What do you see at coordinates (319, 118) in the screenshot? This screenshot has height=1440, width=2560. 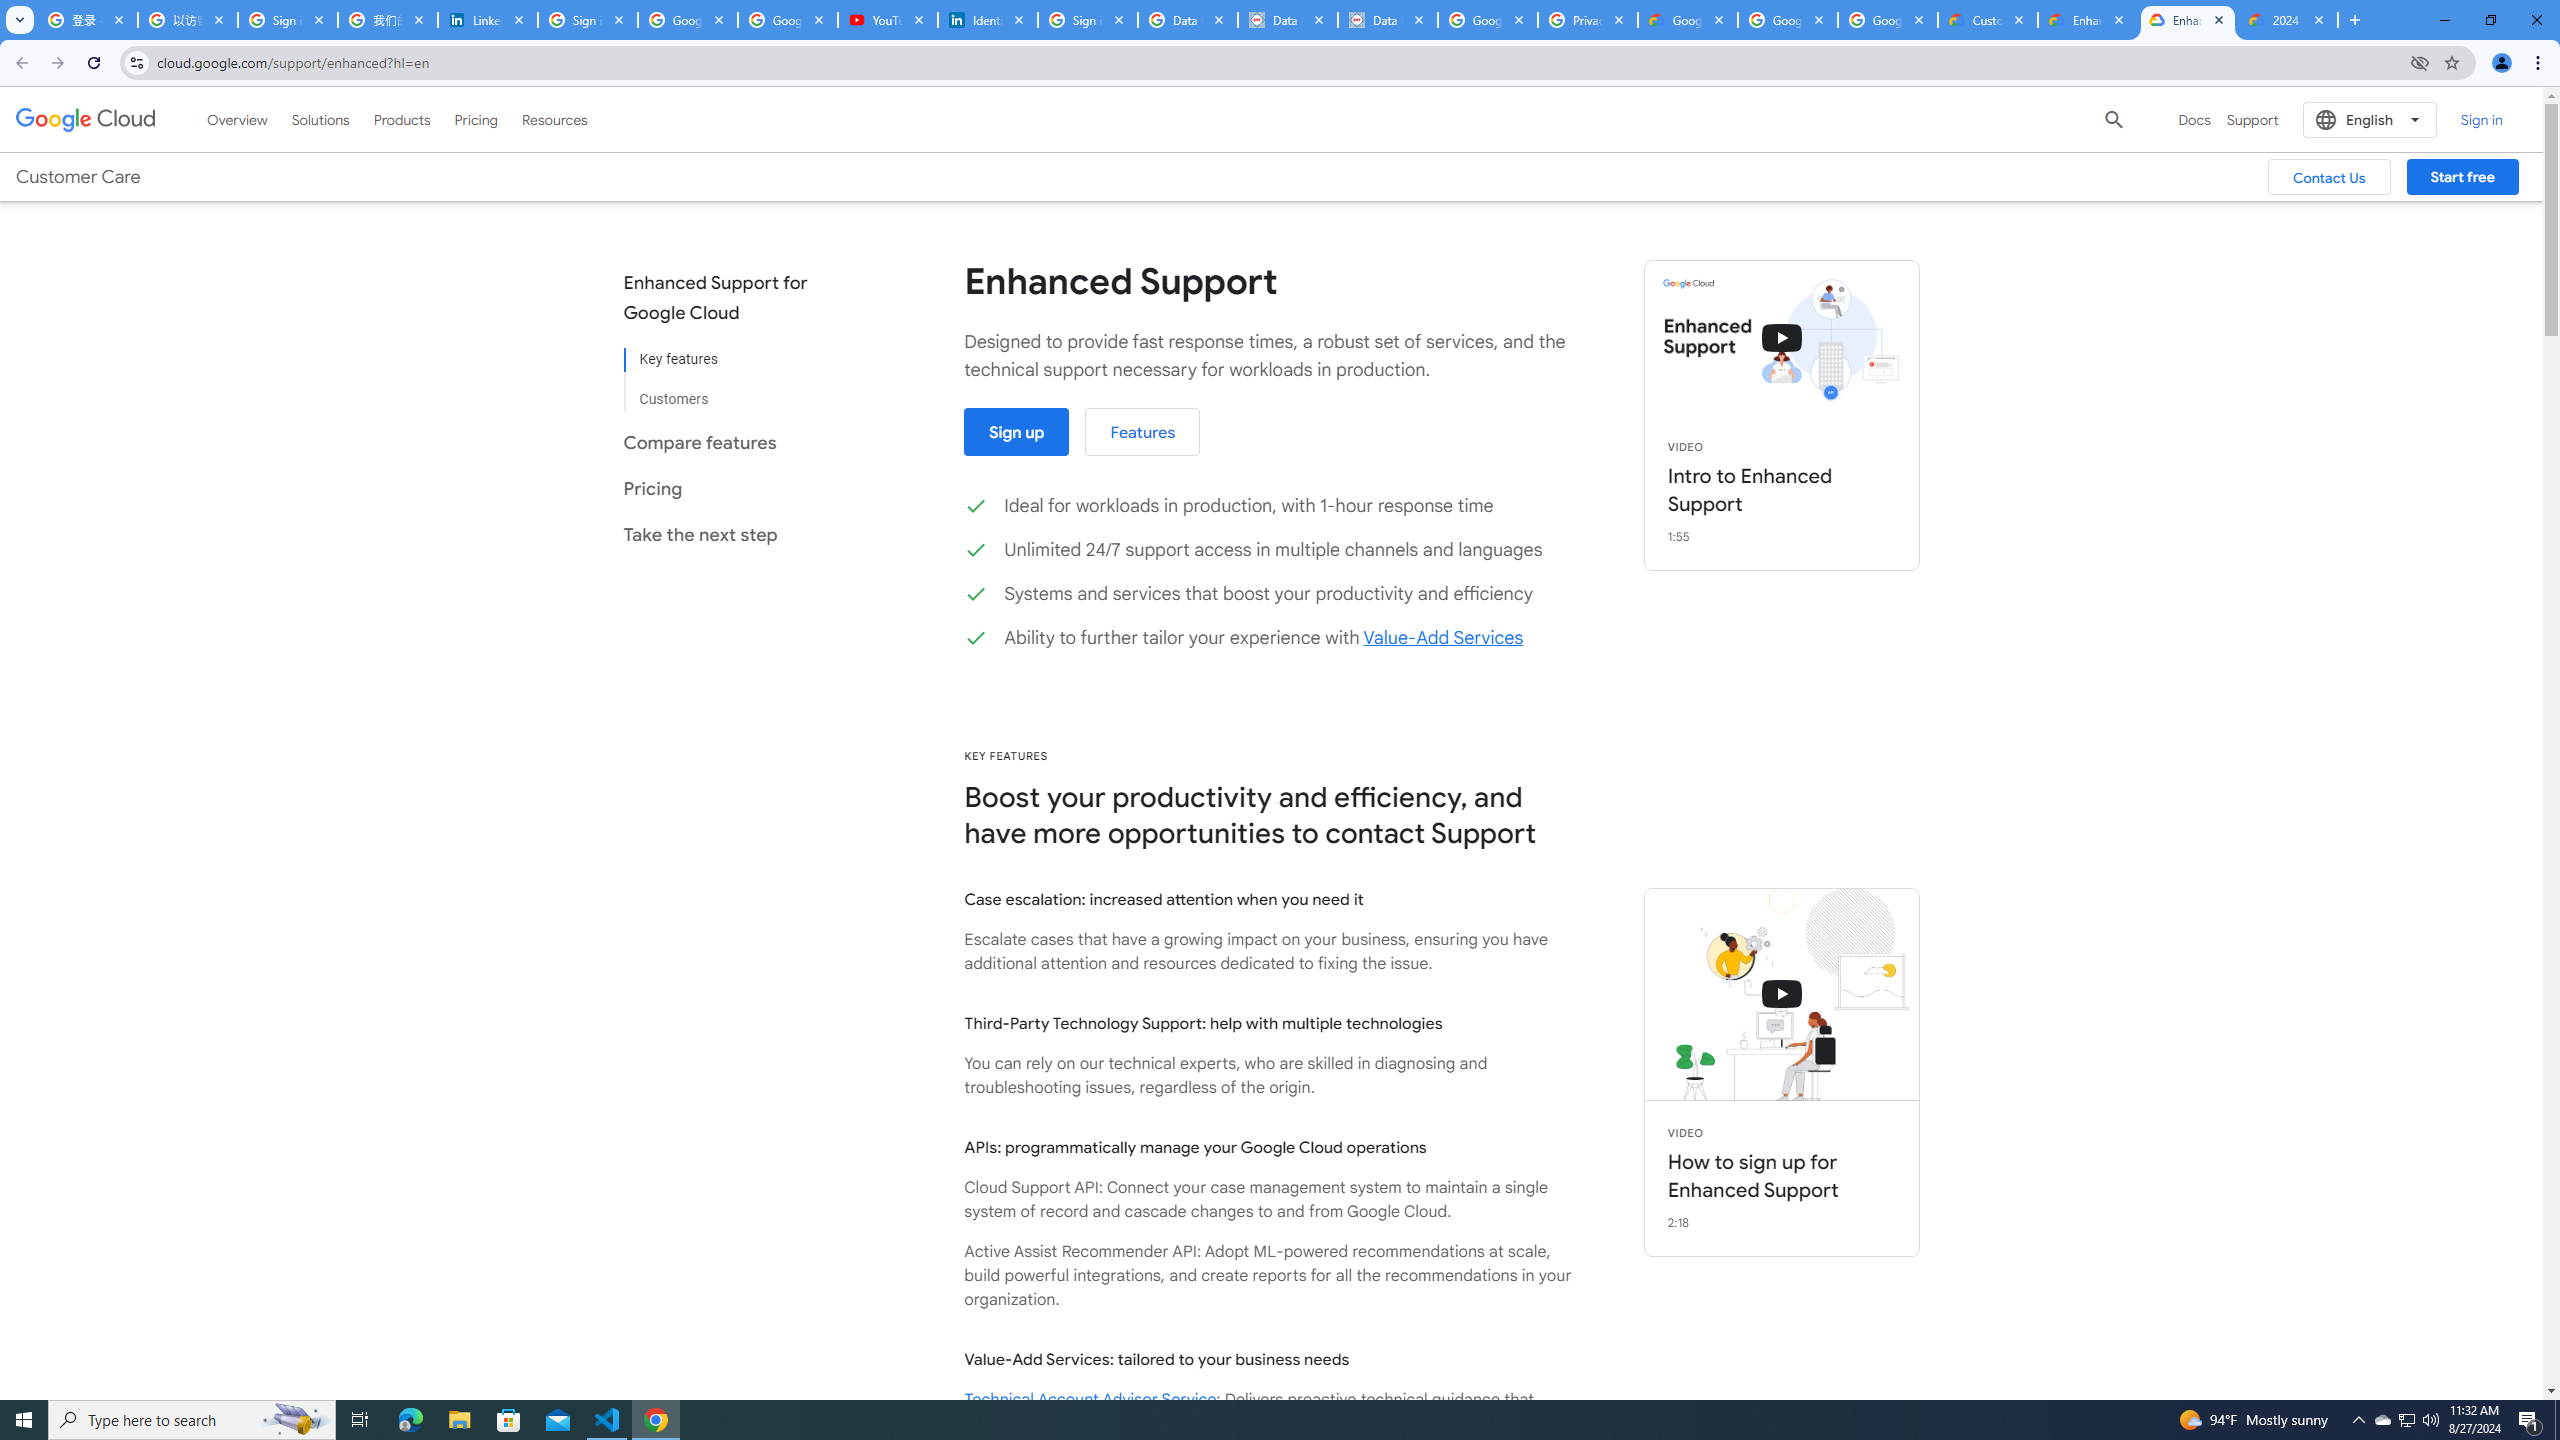 I see `'Solutions'` at bounding box center [319, 118].